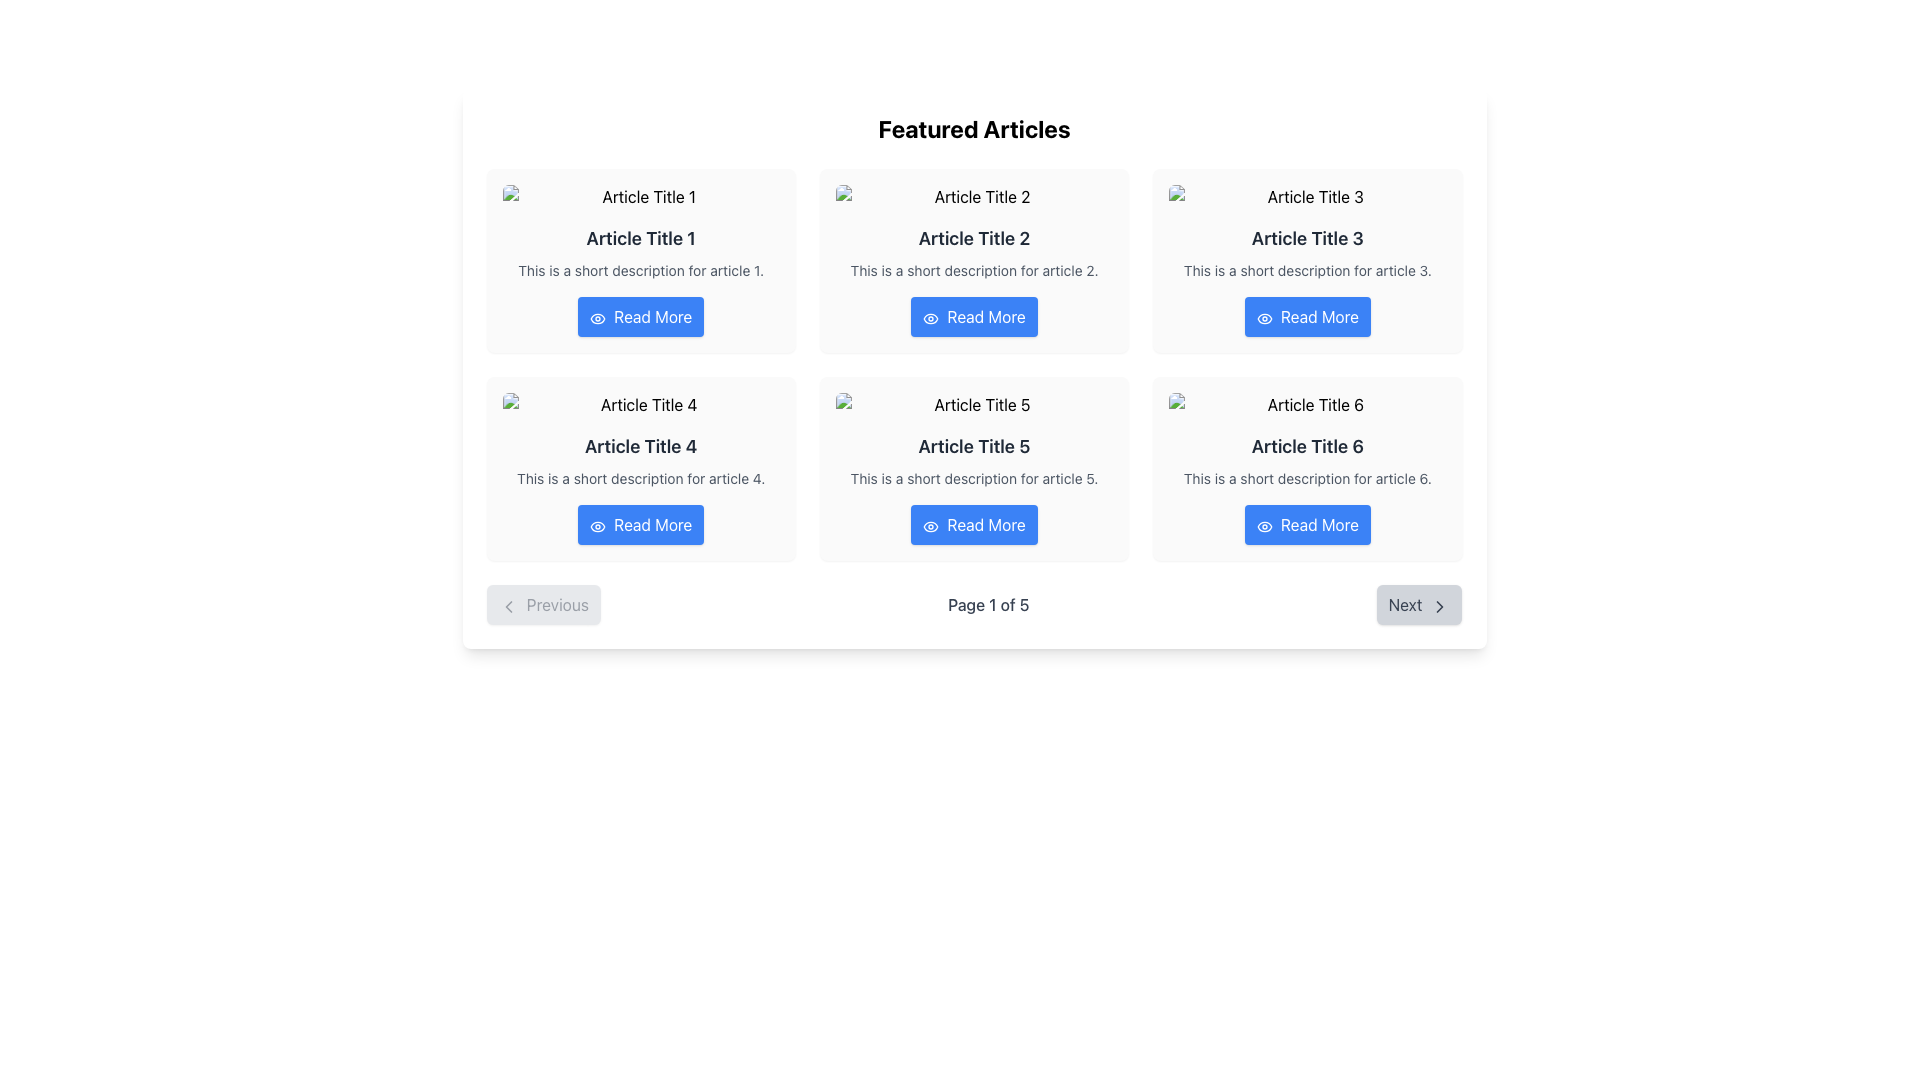  What do you see at coordinates (641, 478) in the screenshot?
I see `the Text block providing a brief description or summary of the content related to the fourth article in the grid for accessibility` at bounding box center [641, 478].